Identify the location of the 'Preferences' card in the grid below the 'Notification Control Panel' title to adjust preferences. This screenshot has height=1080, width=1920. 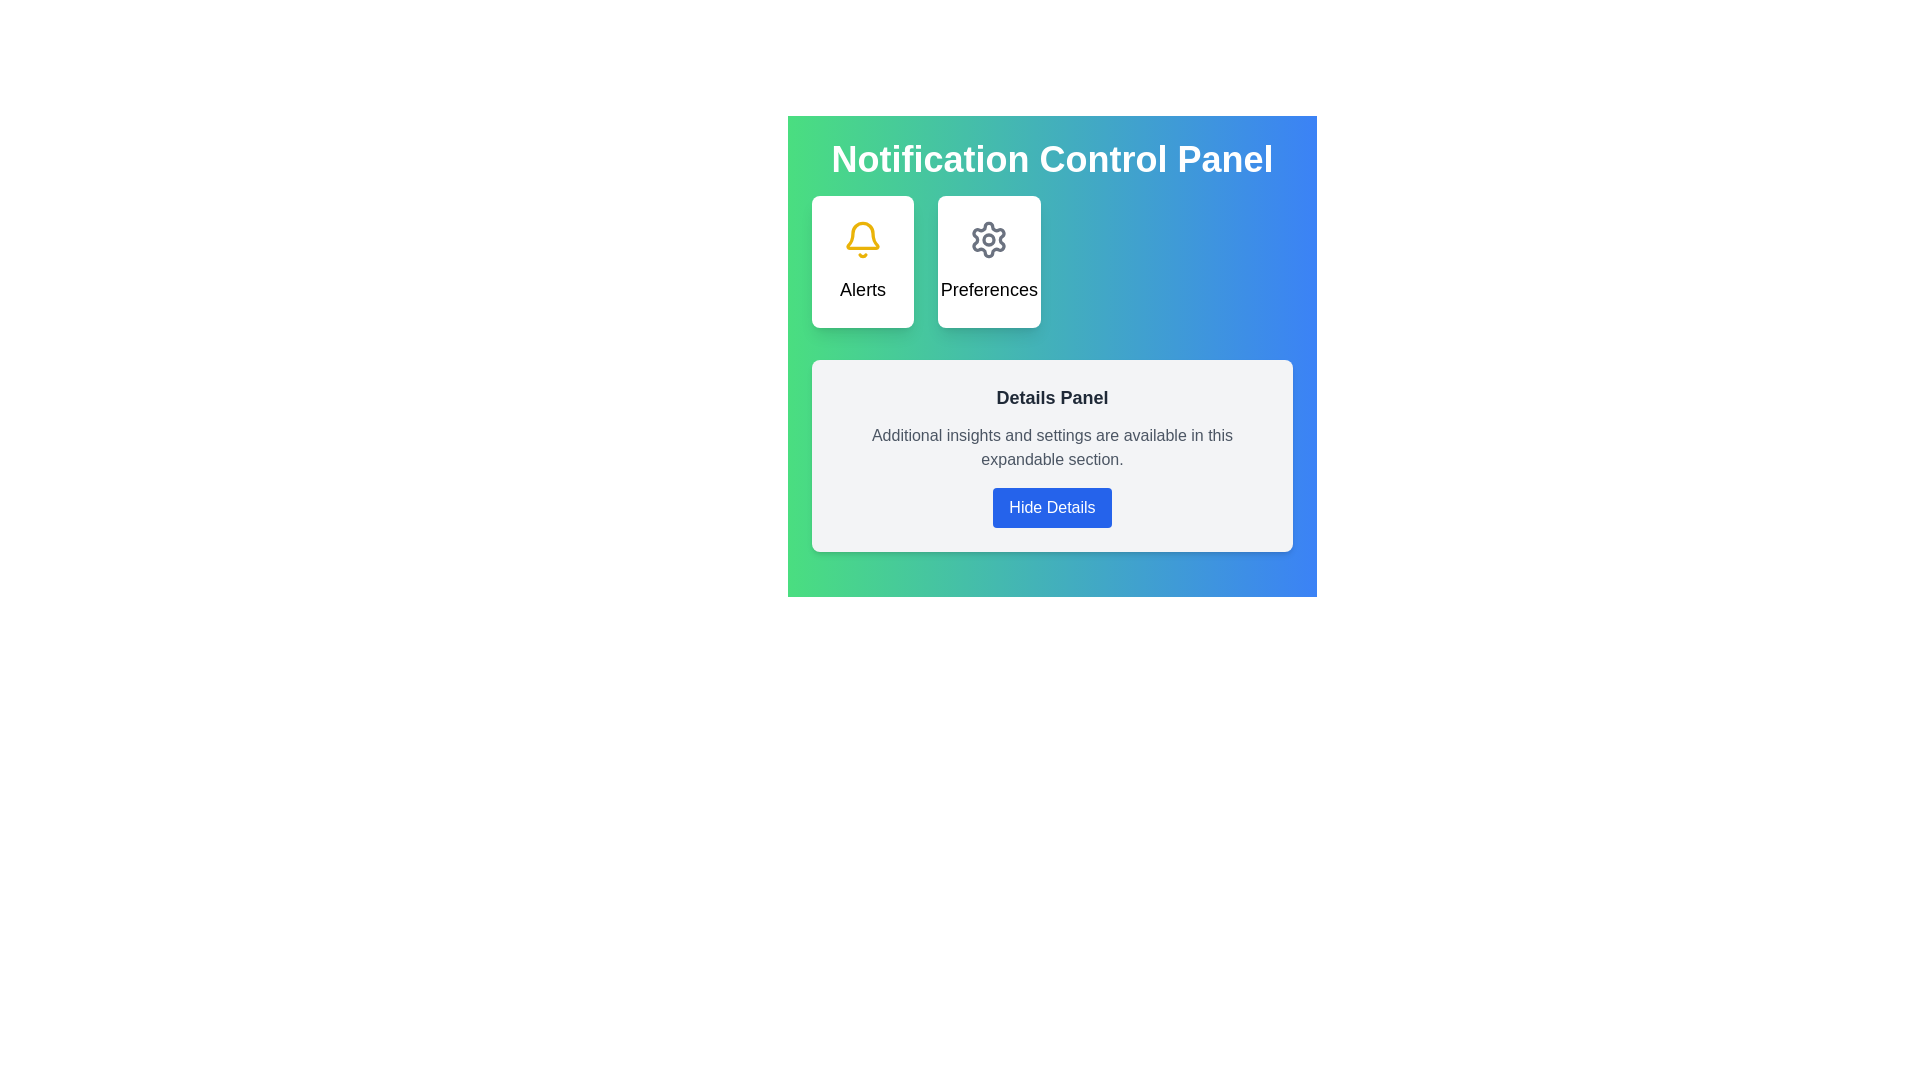
(1051, 261).